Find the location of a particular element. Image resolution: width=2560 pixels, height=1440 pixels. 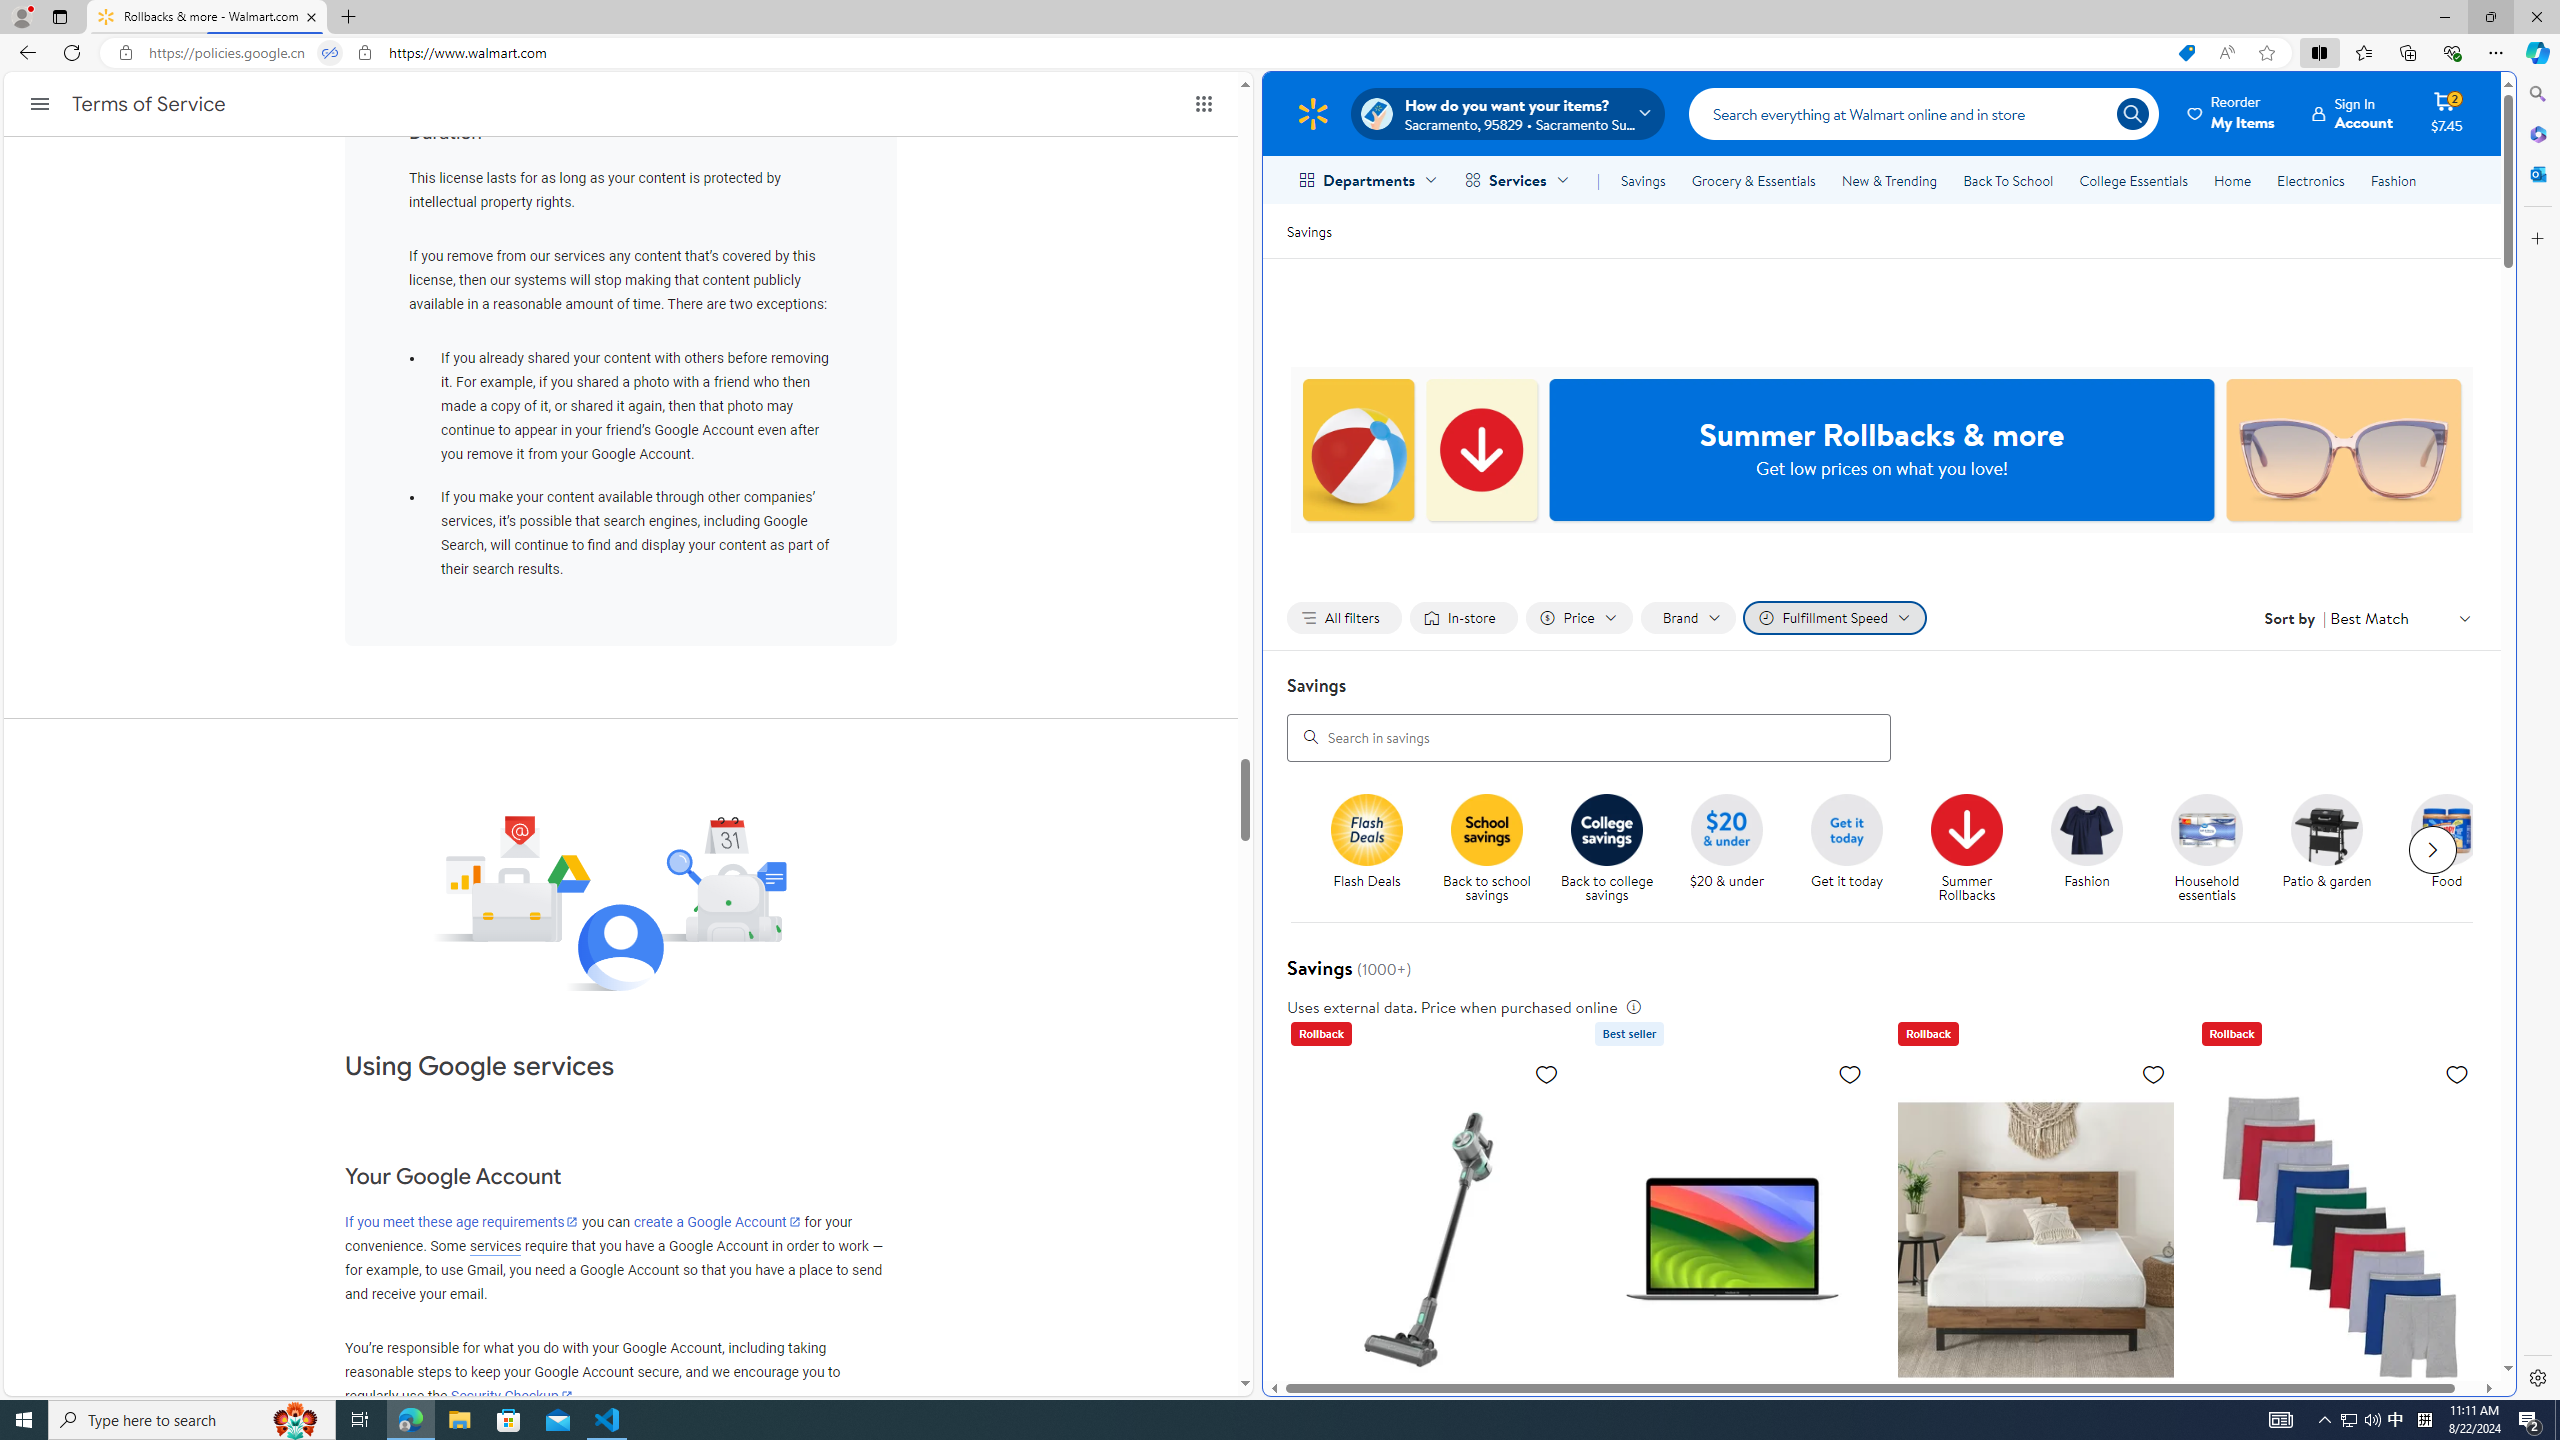

'This site has coupons! Shopping in Microsoft Edge, 7' is located at coordinates (2185, 53).